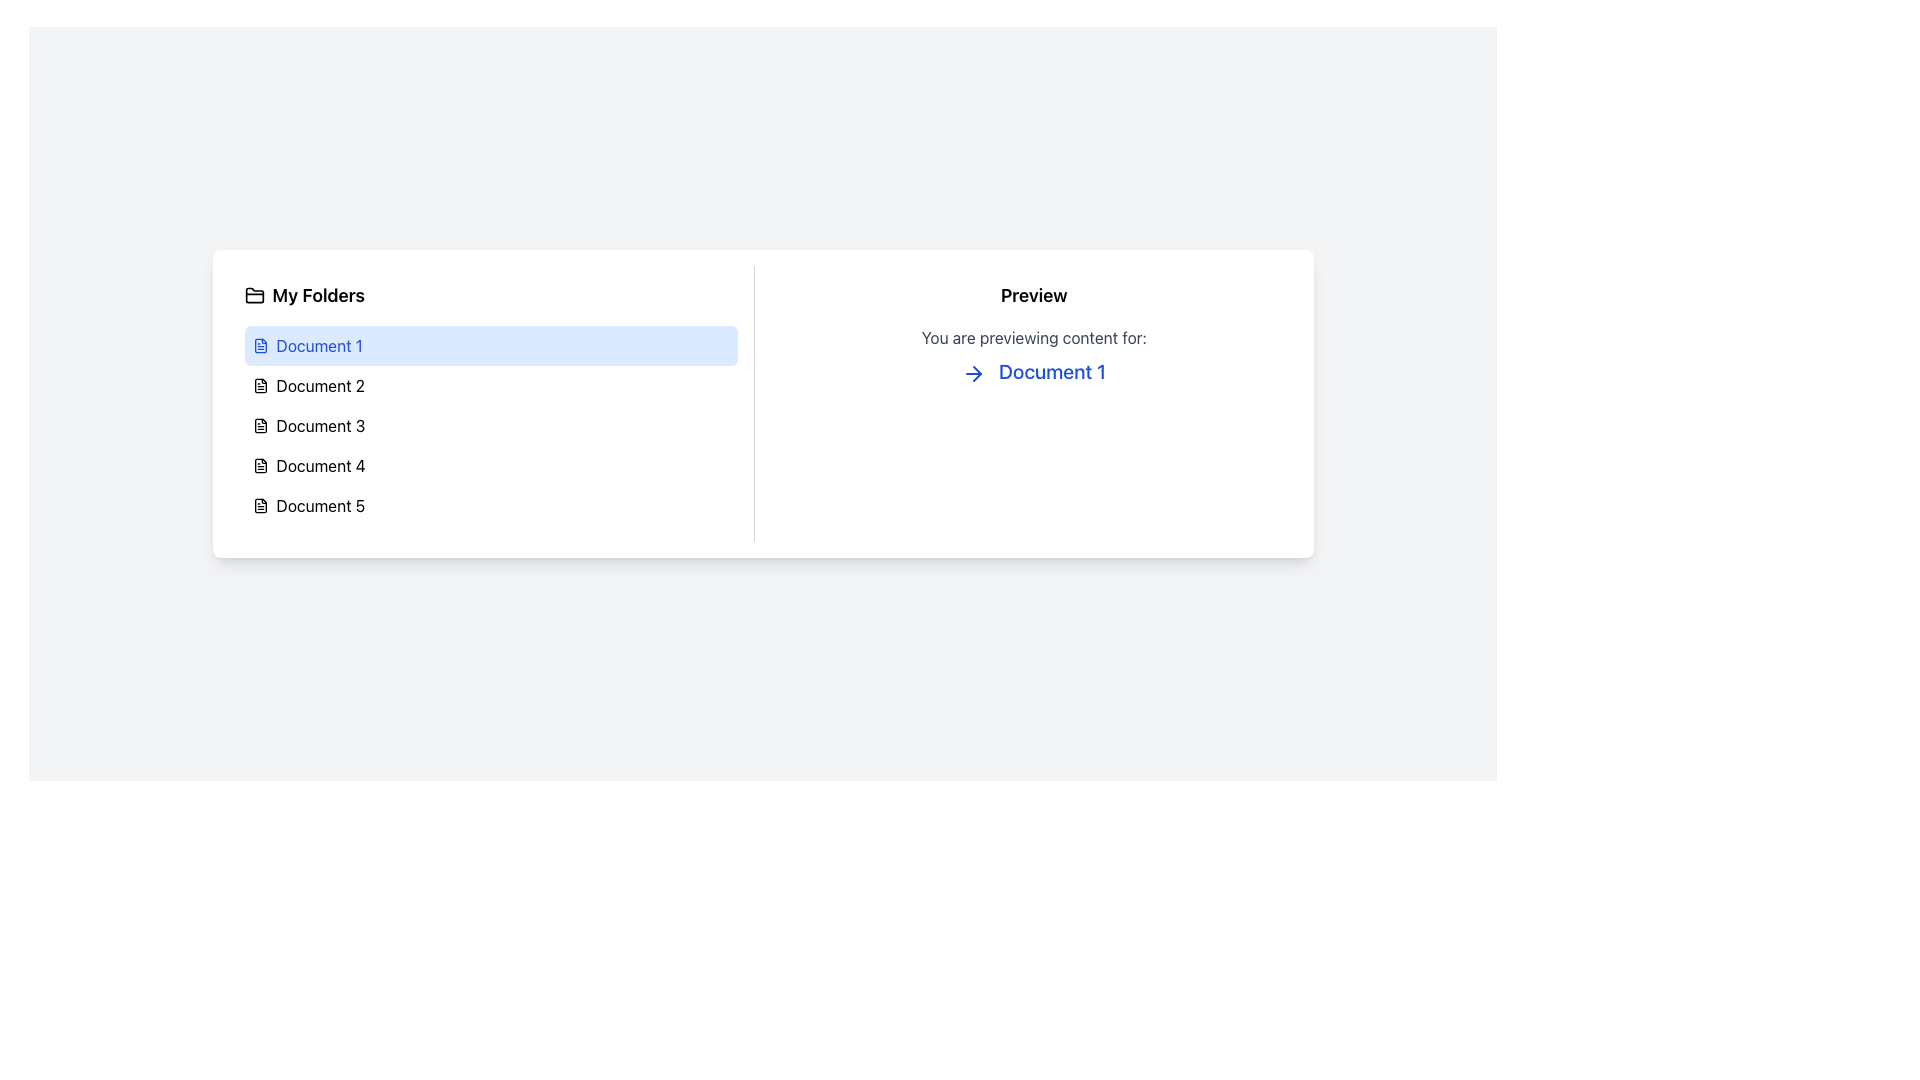 The width and height of the screenshot is (1920, 1080). I want to click on the selectable list item labeled 'Document 2' located in the 'My Folders' section, directly below 'Document 1' and above 'Document 3', so click(491, 385).